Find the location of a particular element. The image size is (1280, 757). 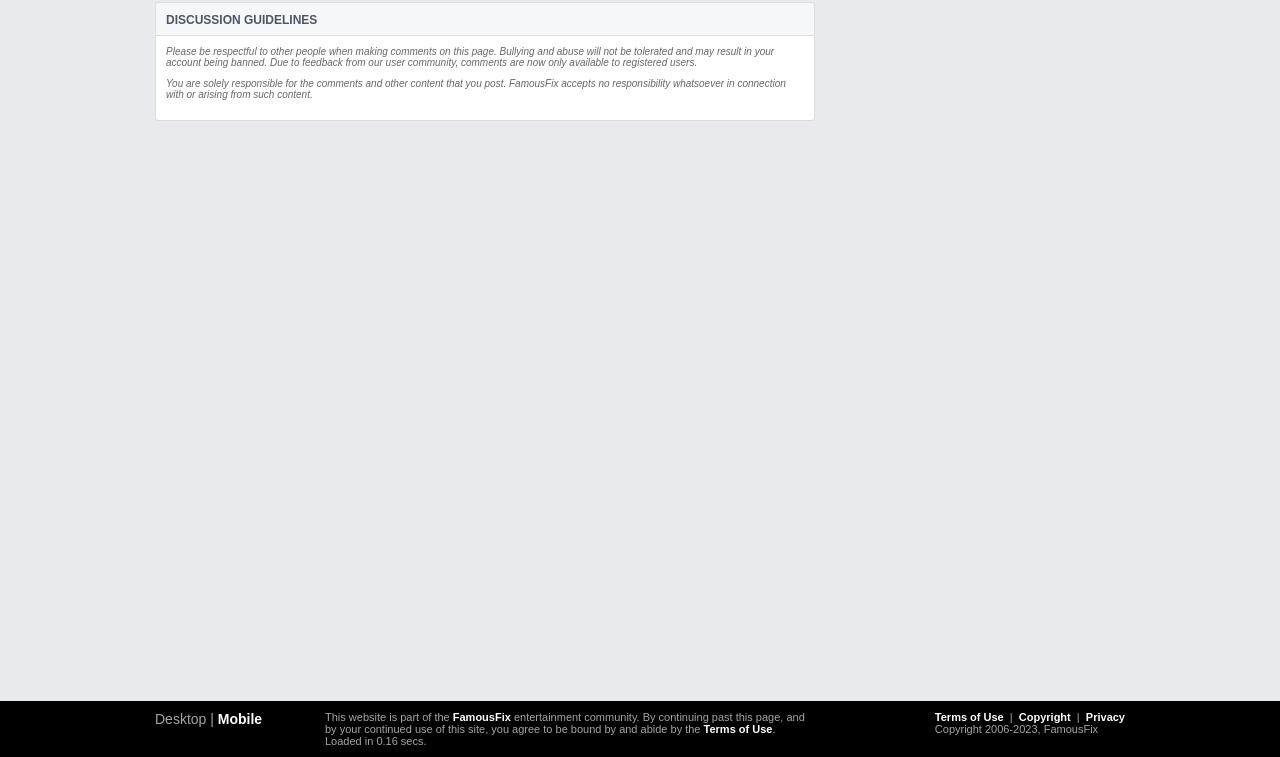

'You are solely responsible for the comments and other content that you post. FamousFix accepts no responsibility whatsoever in connection with or arising from such content.' is located at coordinates (474, 88).